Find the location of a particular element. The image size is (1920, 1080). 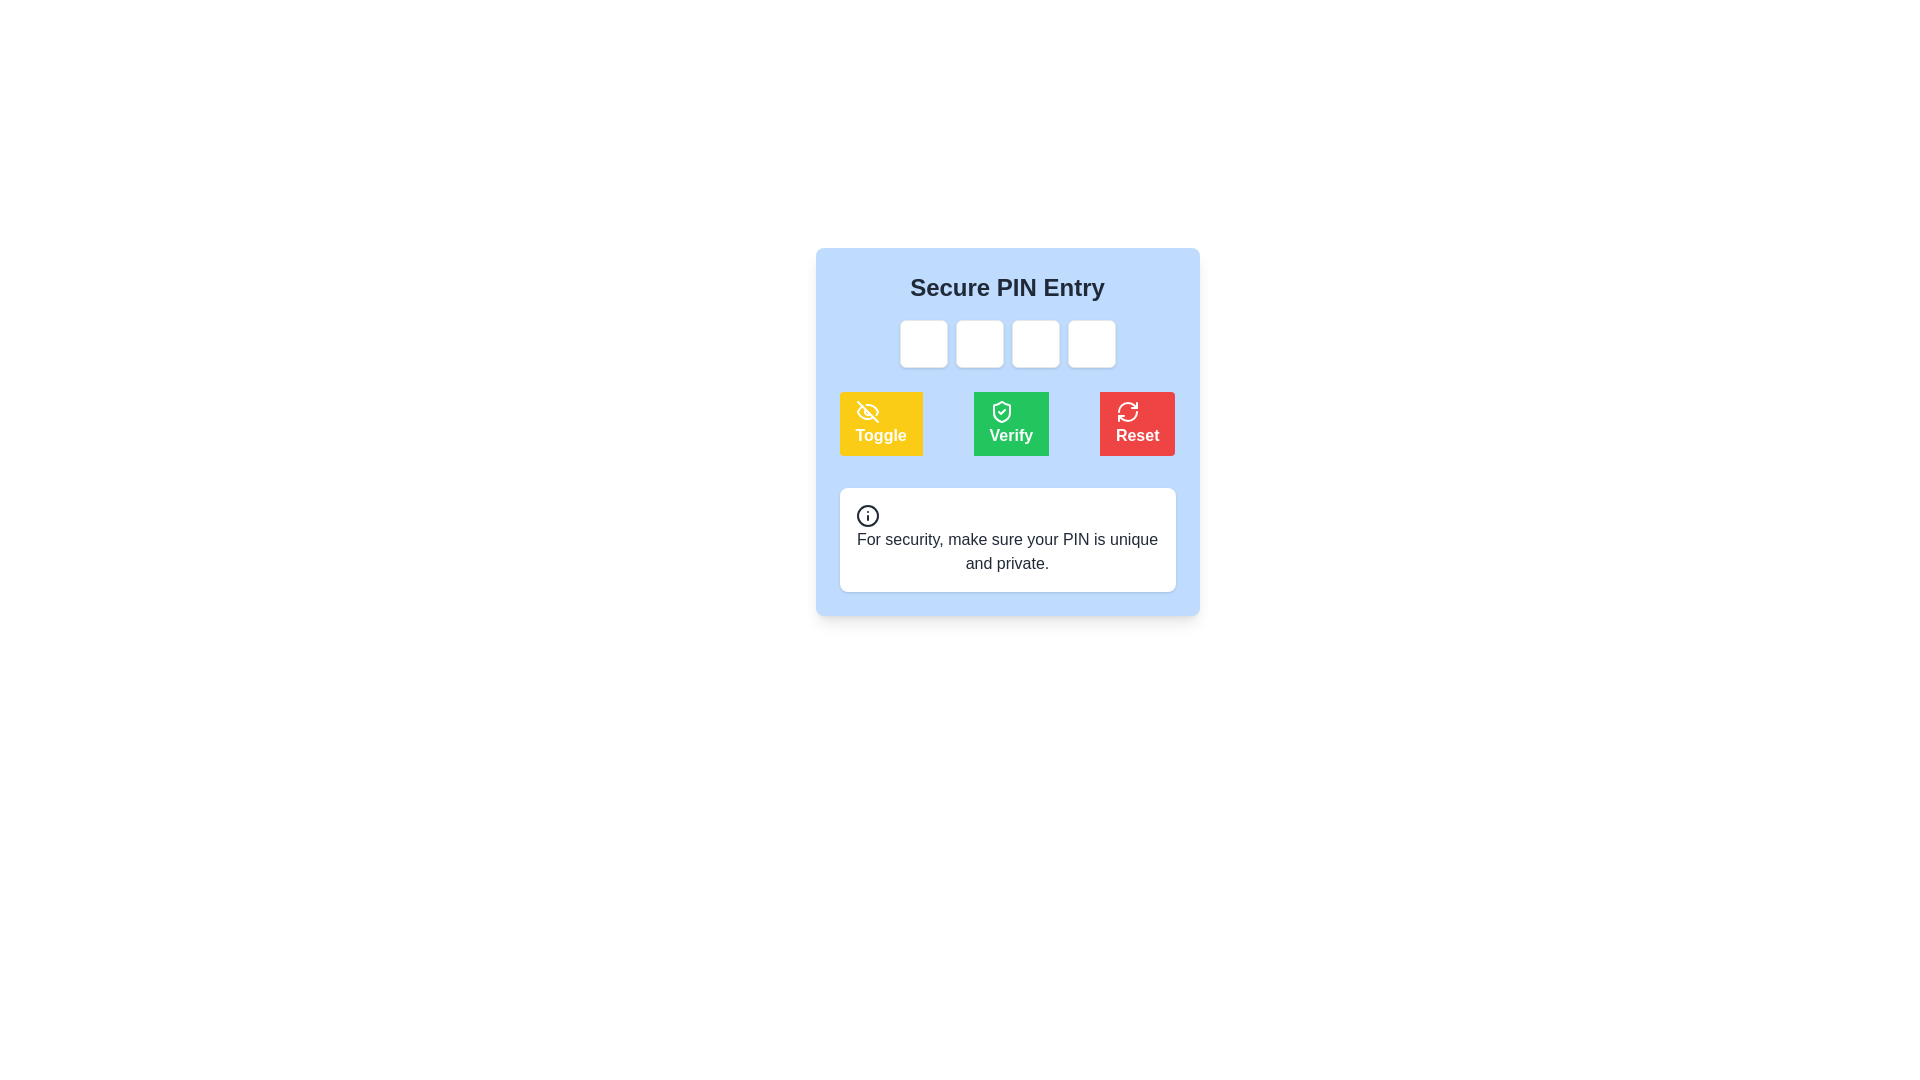

one of the input fields in the composite UI component for the 'Secure PIN Entry' to focus on it is located at coordinates (1007, 342).